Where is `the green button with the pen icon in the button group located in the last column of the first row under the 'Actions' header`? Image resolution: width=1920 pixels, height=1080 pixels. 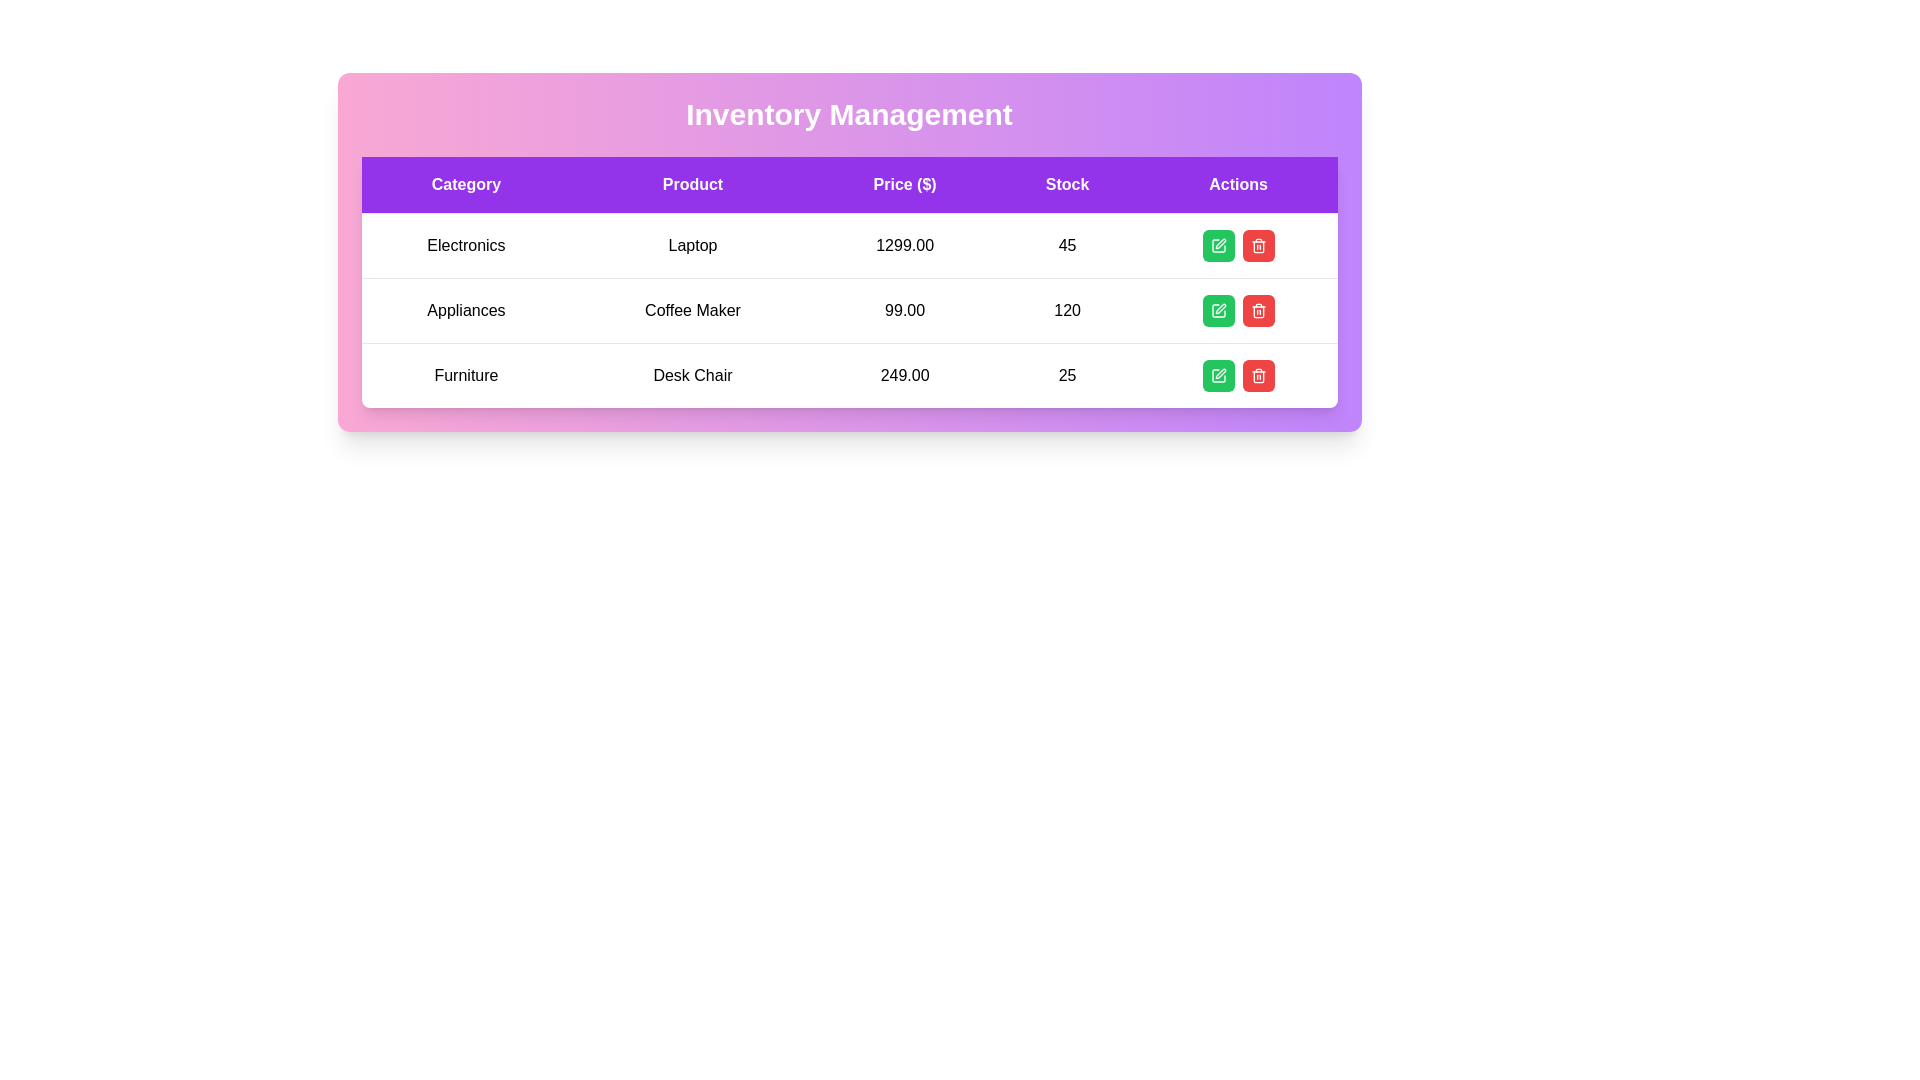 the green button with the pen icon in the button group located in the last column of the first row under the 'Actions' header is located at coordinates (1237, 245).